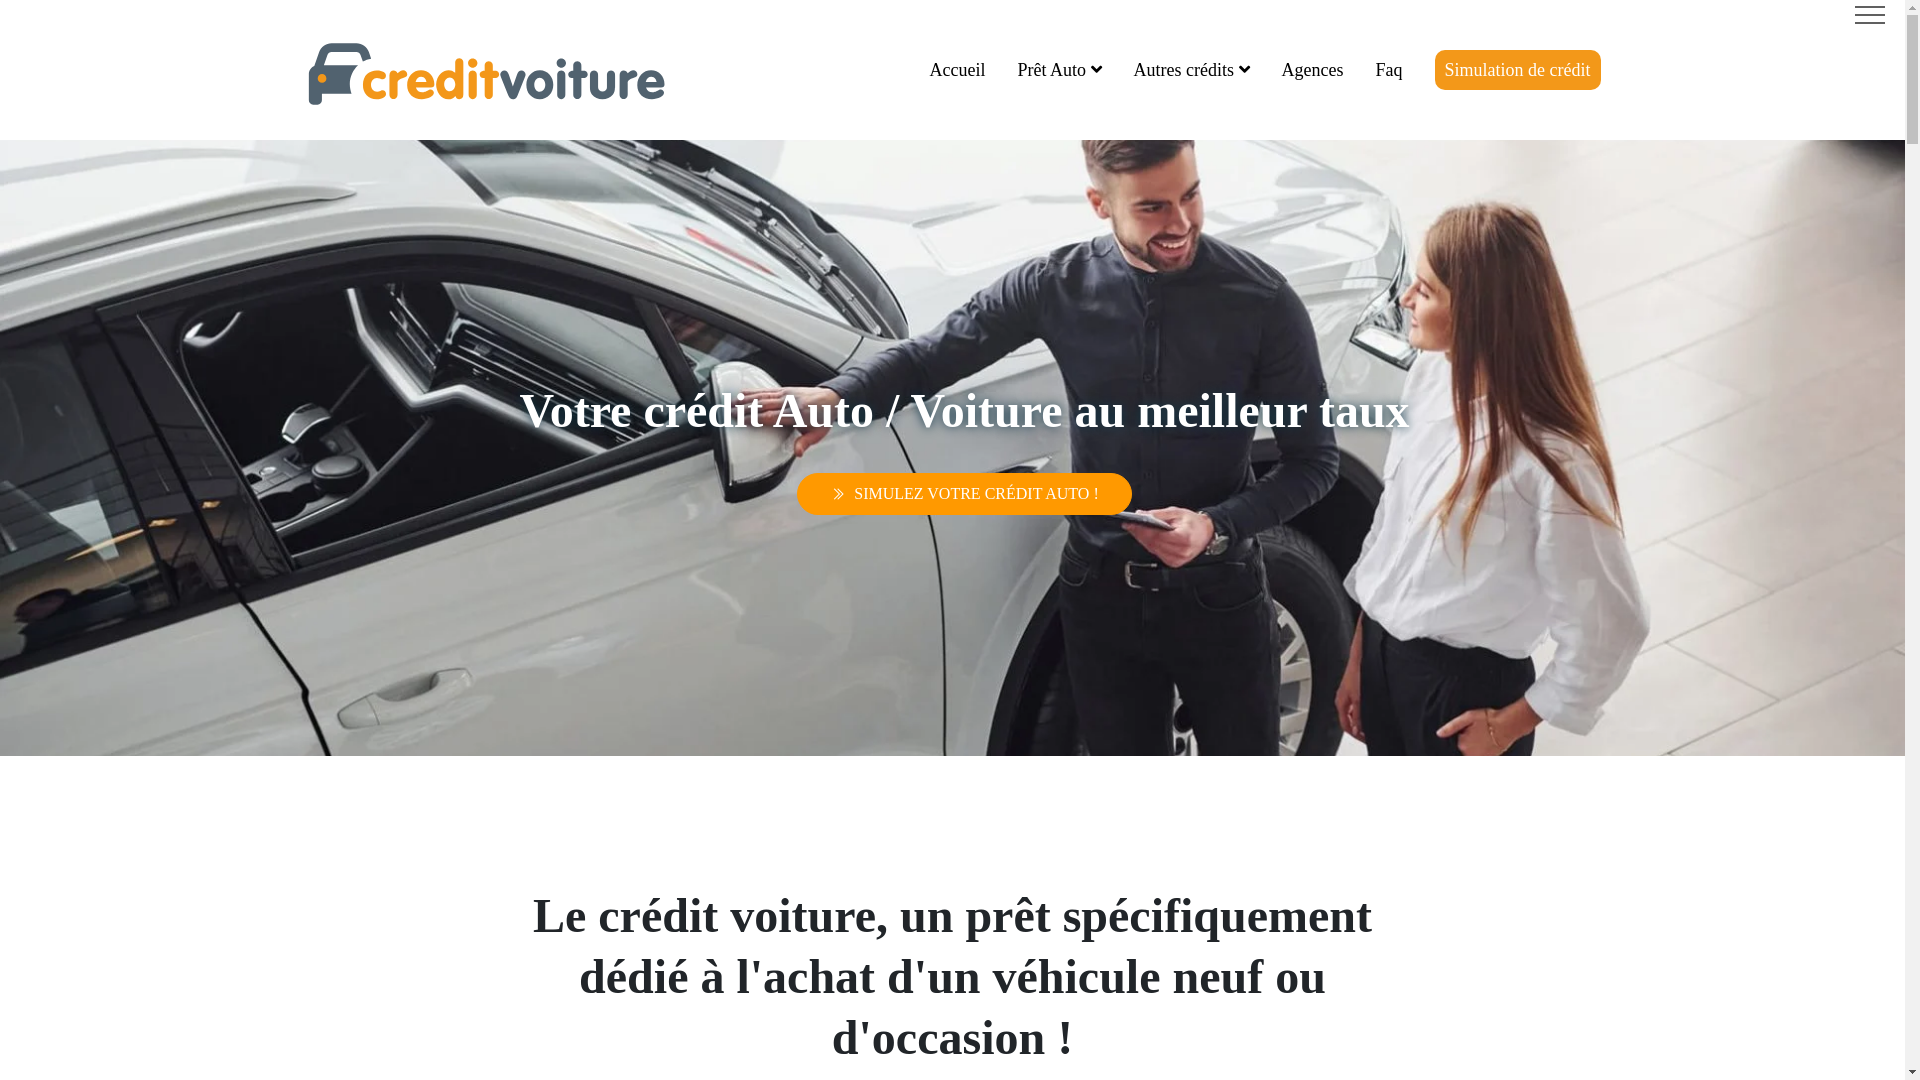 This screenshot has width=1920, height=1080. Describe the element at coordinates (1388, 68) in the screenshot. I see `'Faq'` at that location.